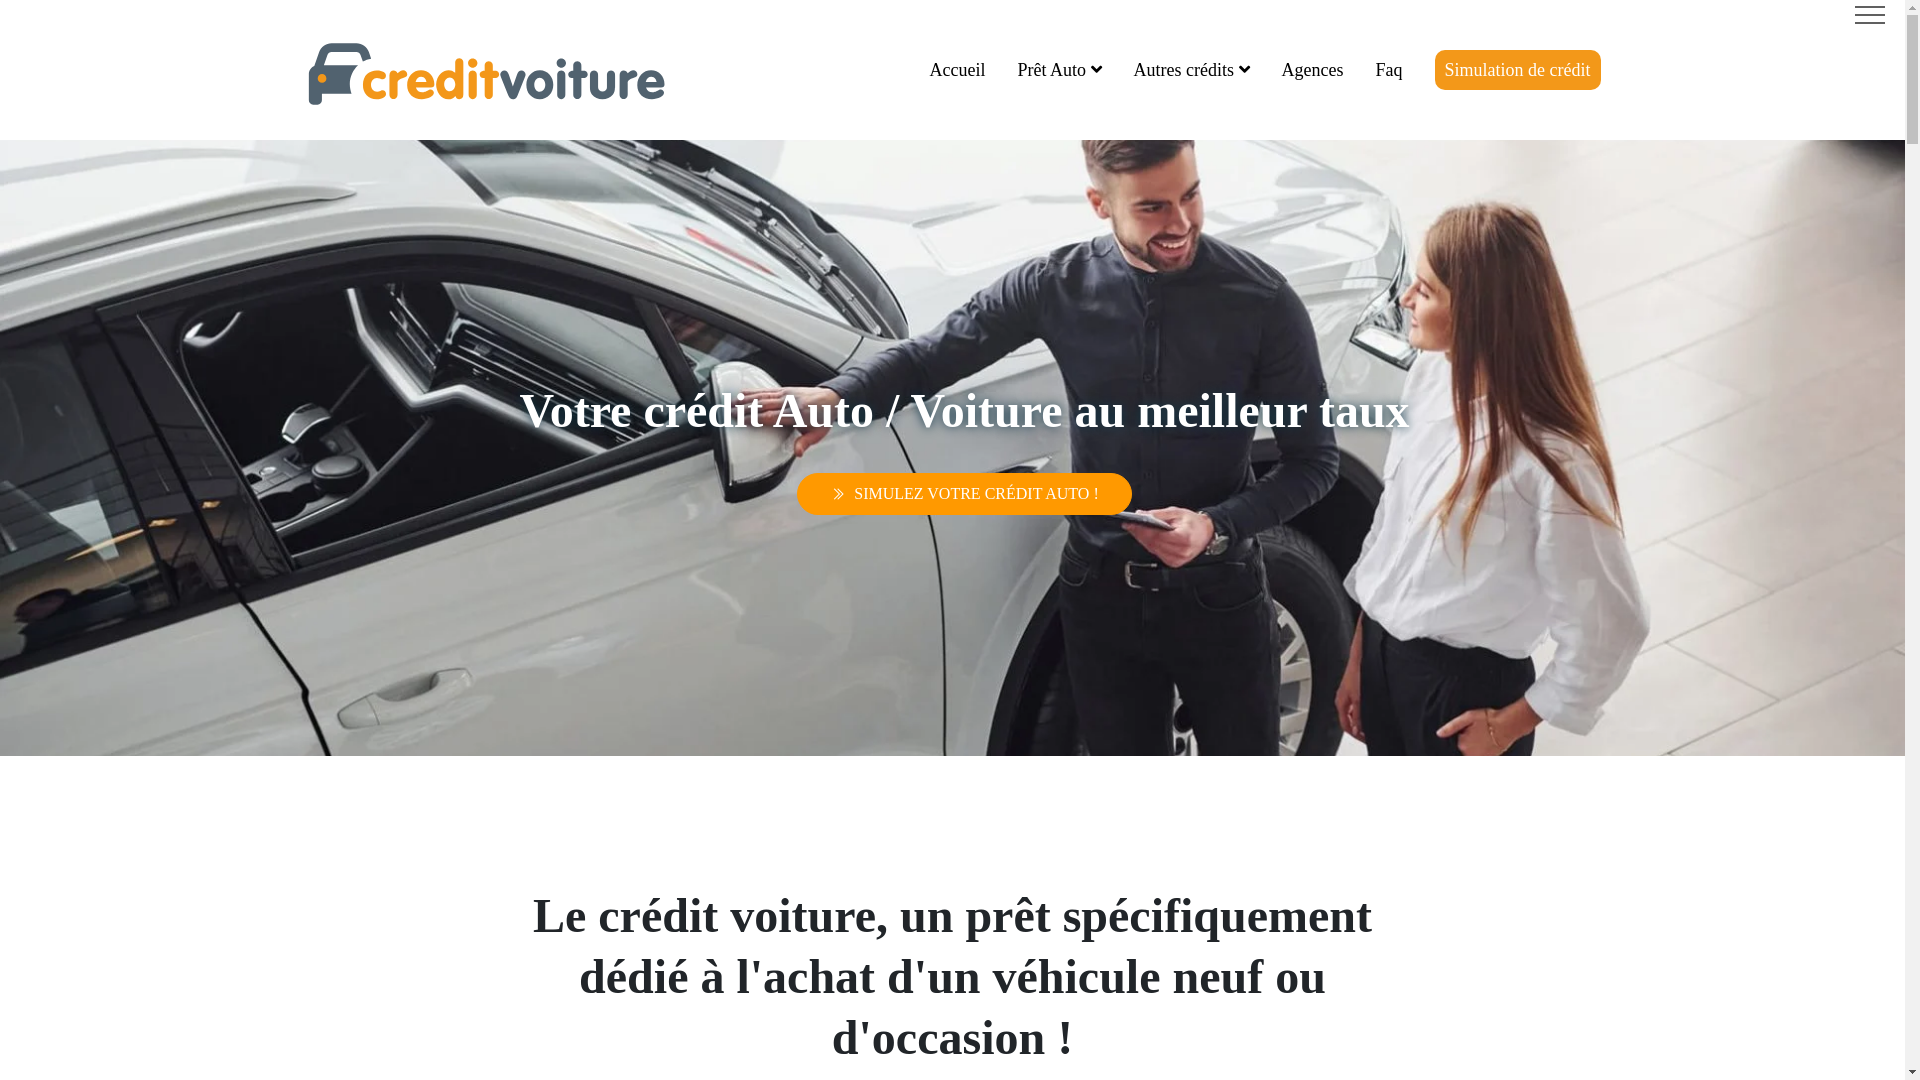 This screenshot has width=1920, height=1080. Describe the element at coordinates (1388, 68) in the screenshot. I see `'Faq'` at that location.